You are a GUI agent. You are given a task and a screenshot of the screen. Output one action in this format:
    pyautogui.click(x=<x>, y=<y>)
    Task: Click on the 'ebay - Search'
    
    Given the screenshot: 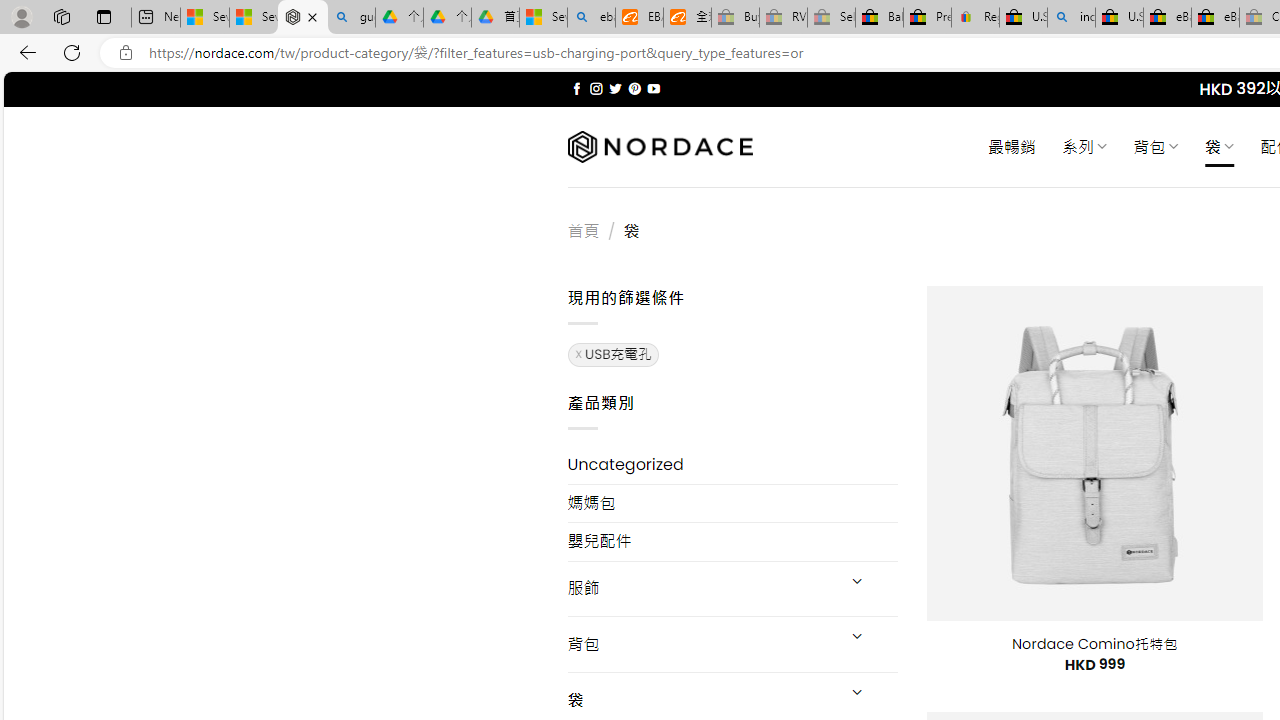 What is the action you would take?
    pyautogui.click(x=591, y=17)
    